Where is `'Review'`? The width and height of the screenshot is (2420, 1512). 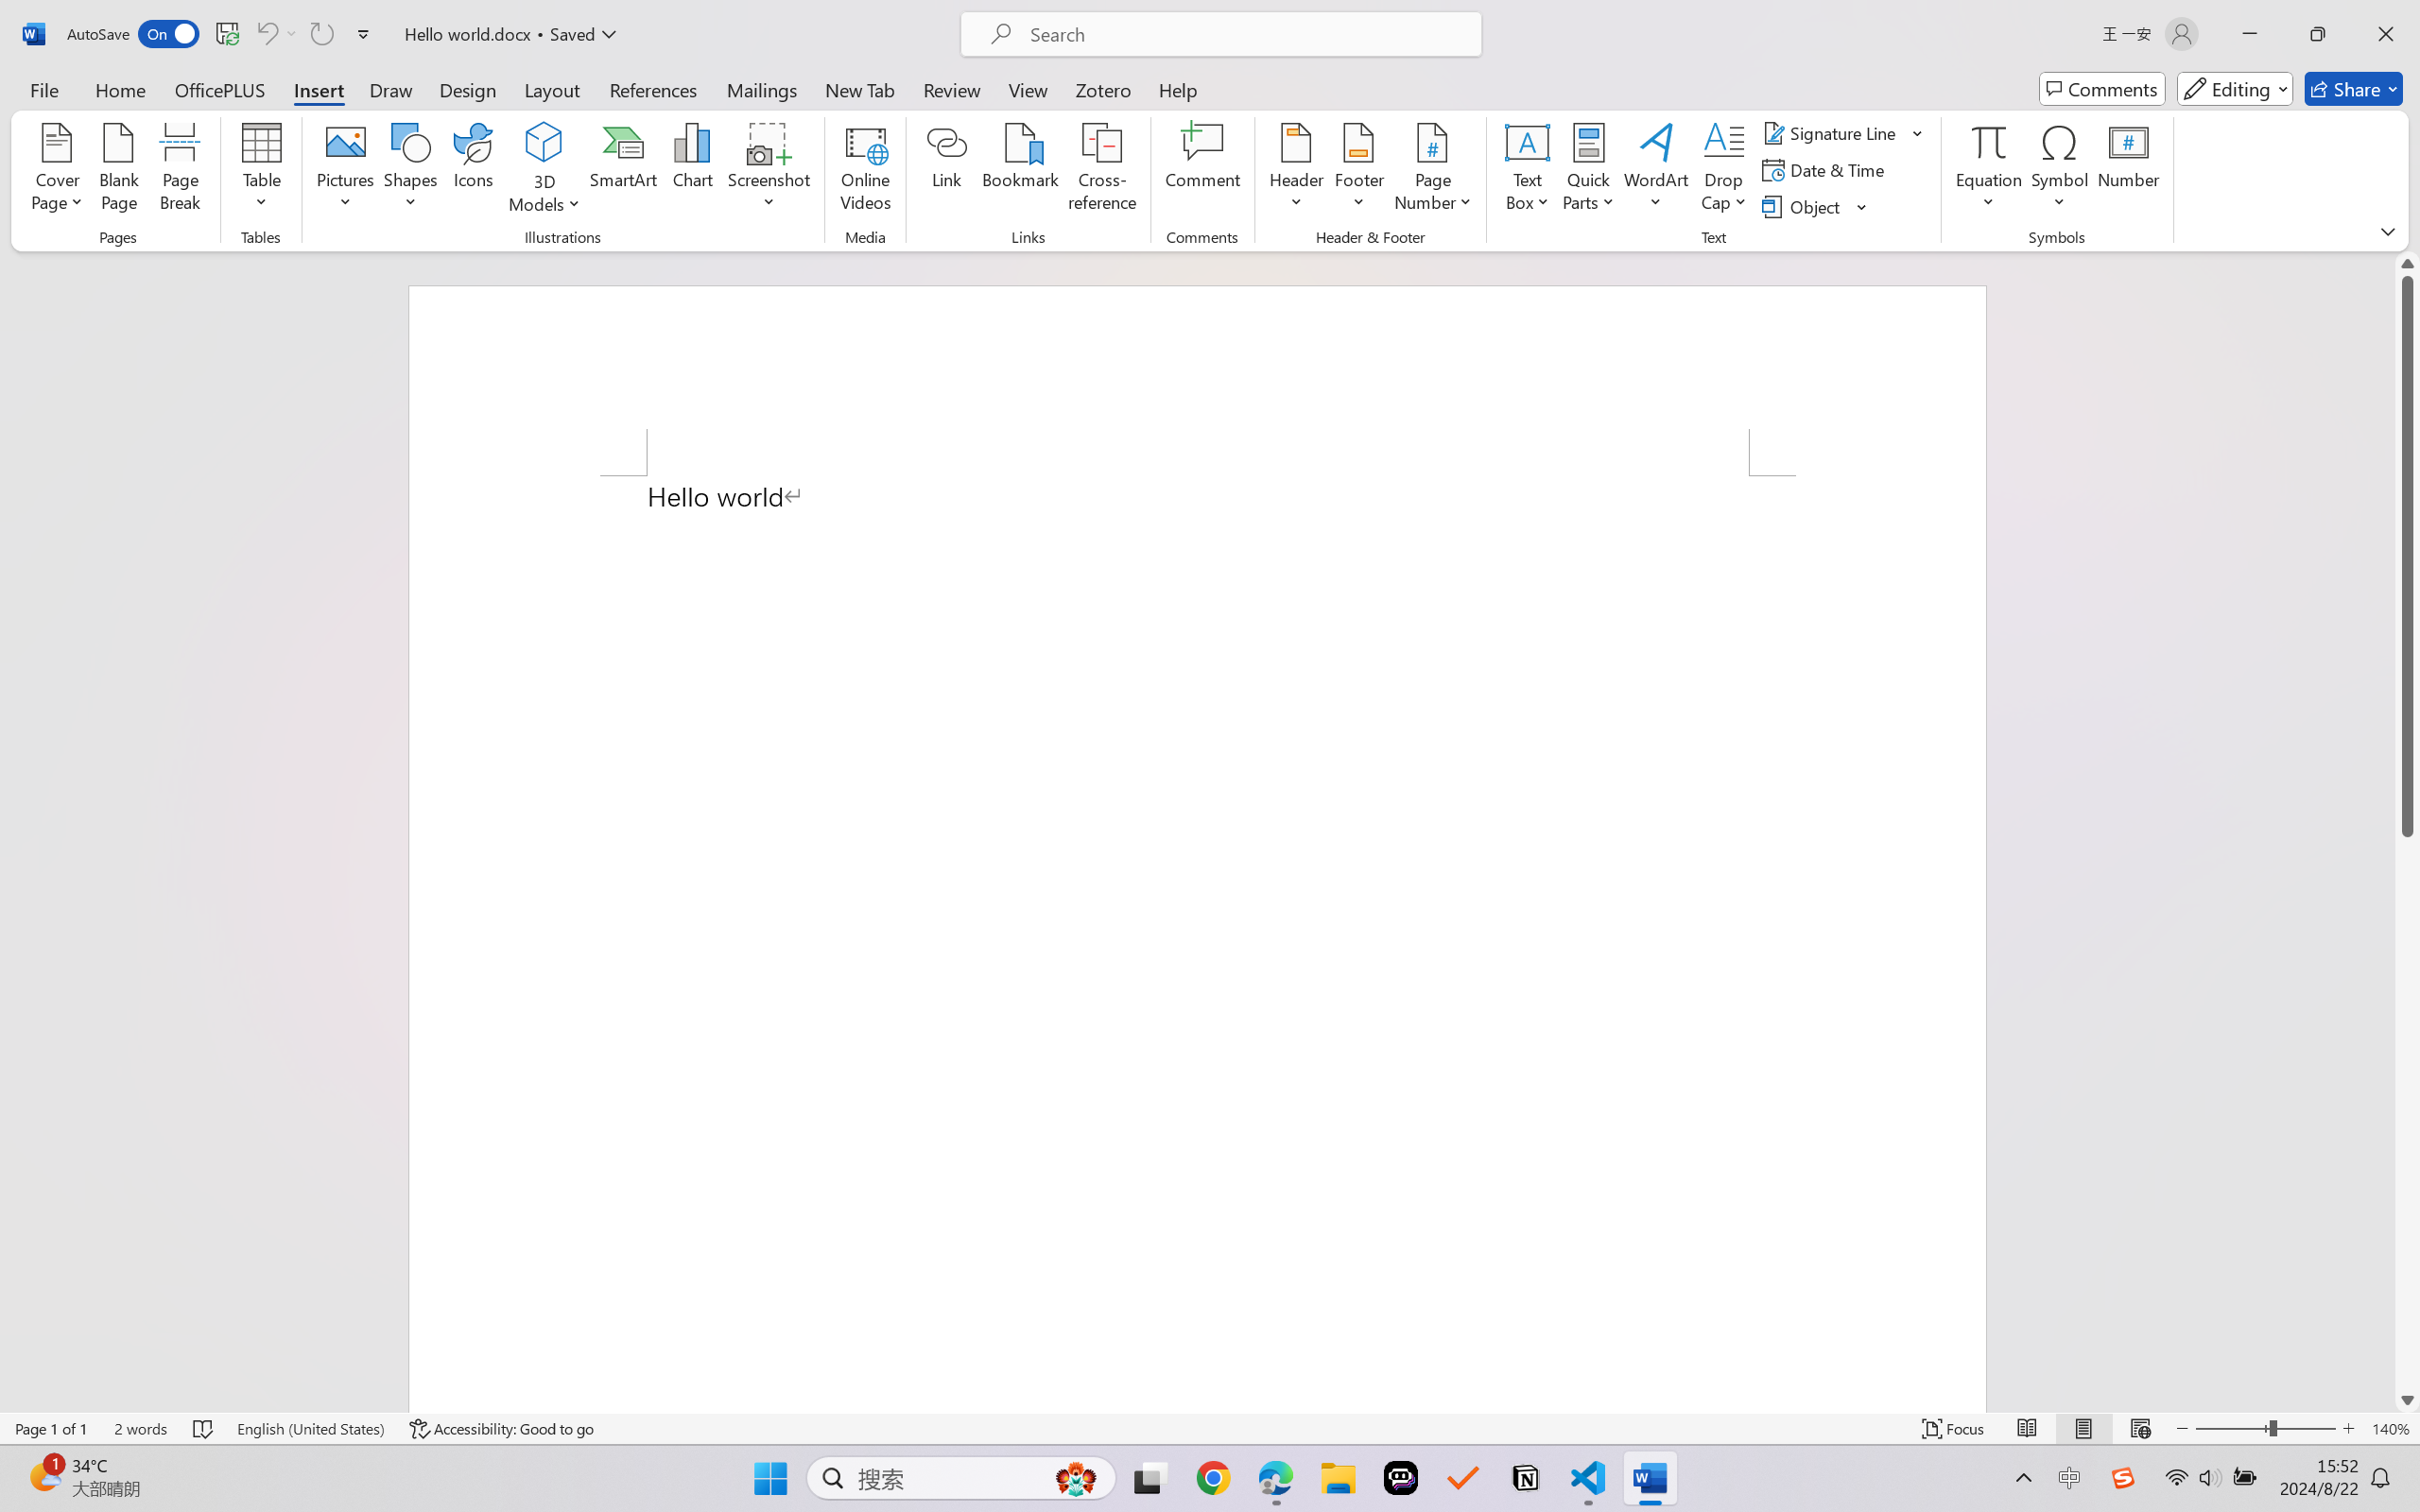 'Review' is located at coordinates (951, 88).